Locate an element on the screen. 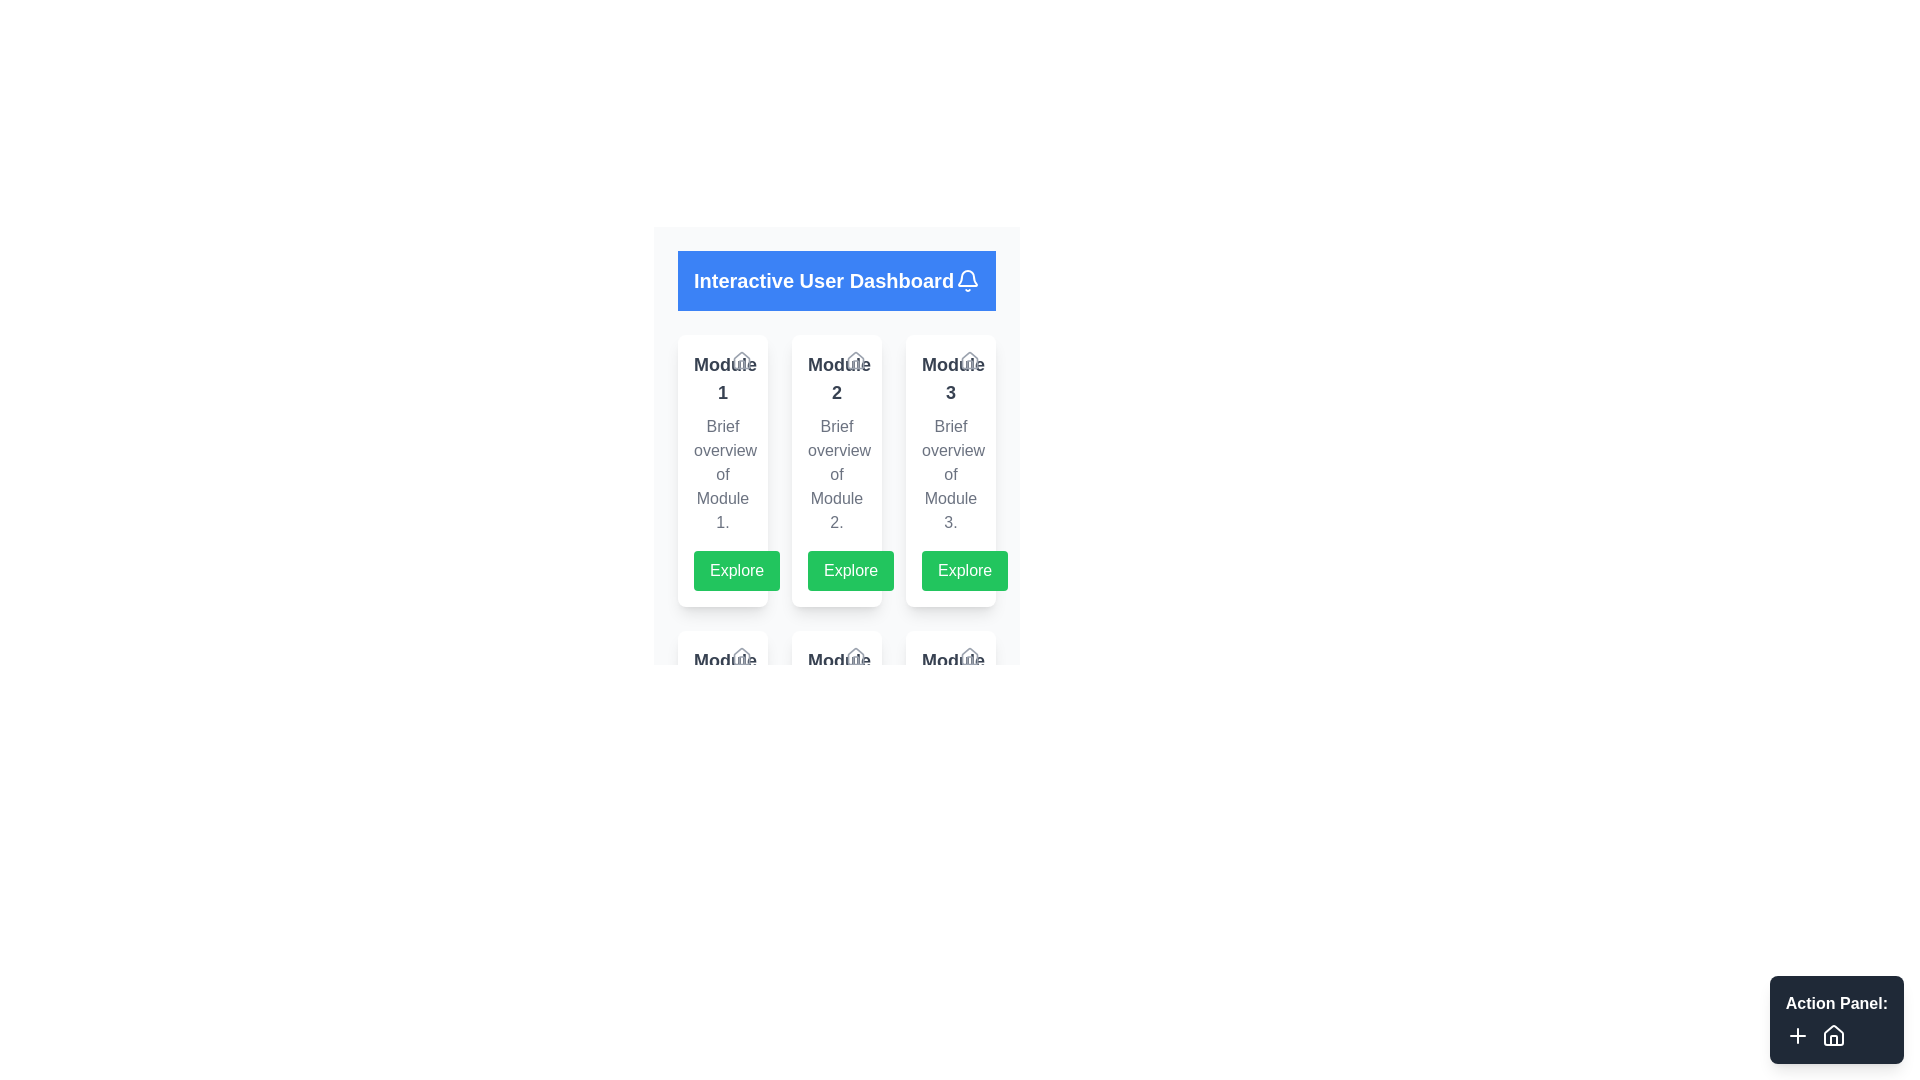  the 'Module 2' card element, which features a green 'Explore' button at the bottom, located in the second column of the first row is located at coordinates (836, 433).